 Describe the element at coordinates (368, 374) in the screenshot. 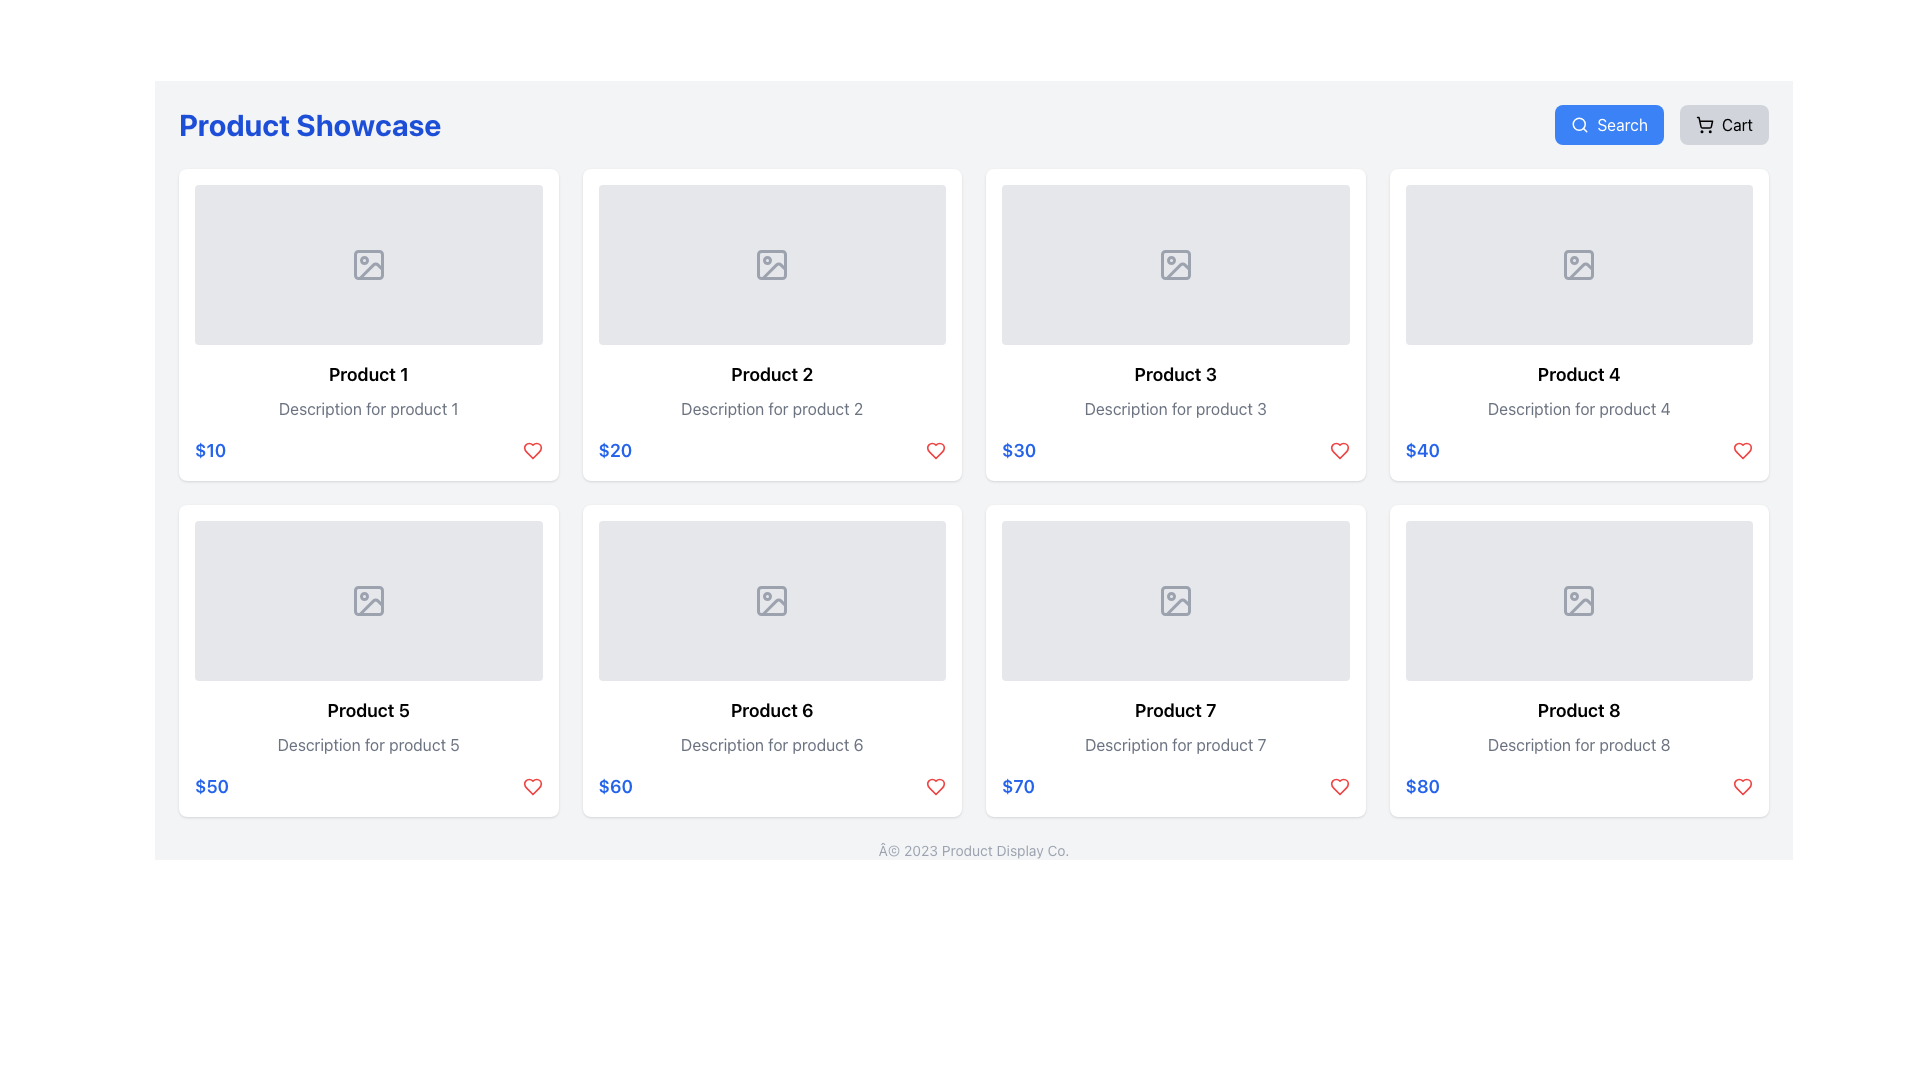

I see `the text label that reads 'Product 1', which is styled in bold font and located at the top center of the first card in the grid display` at that location.